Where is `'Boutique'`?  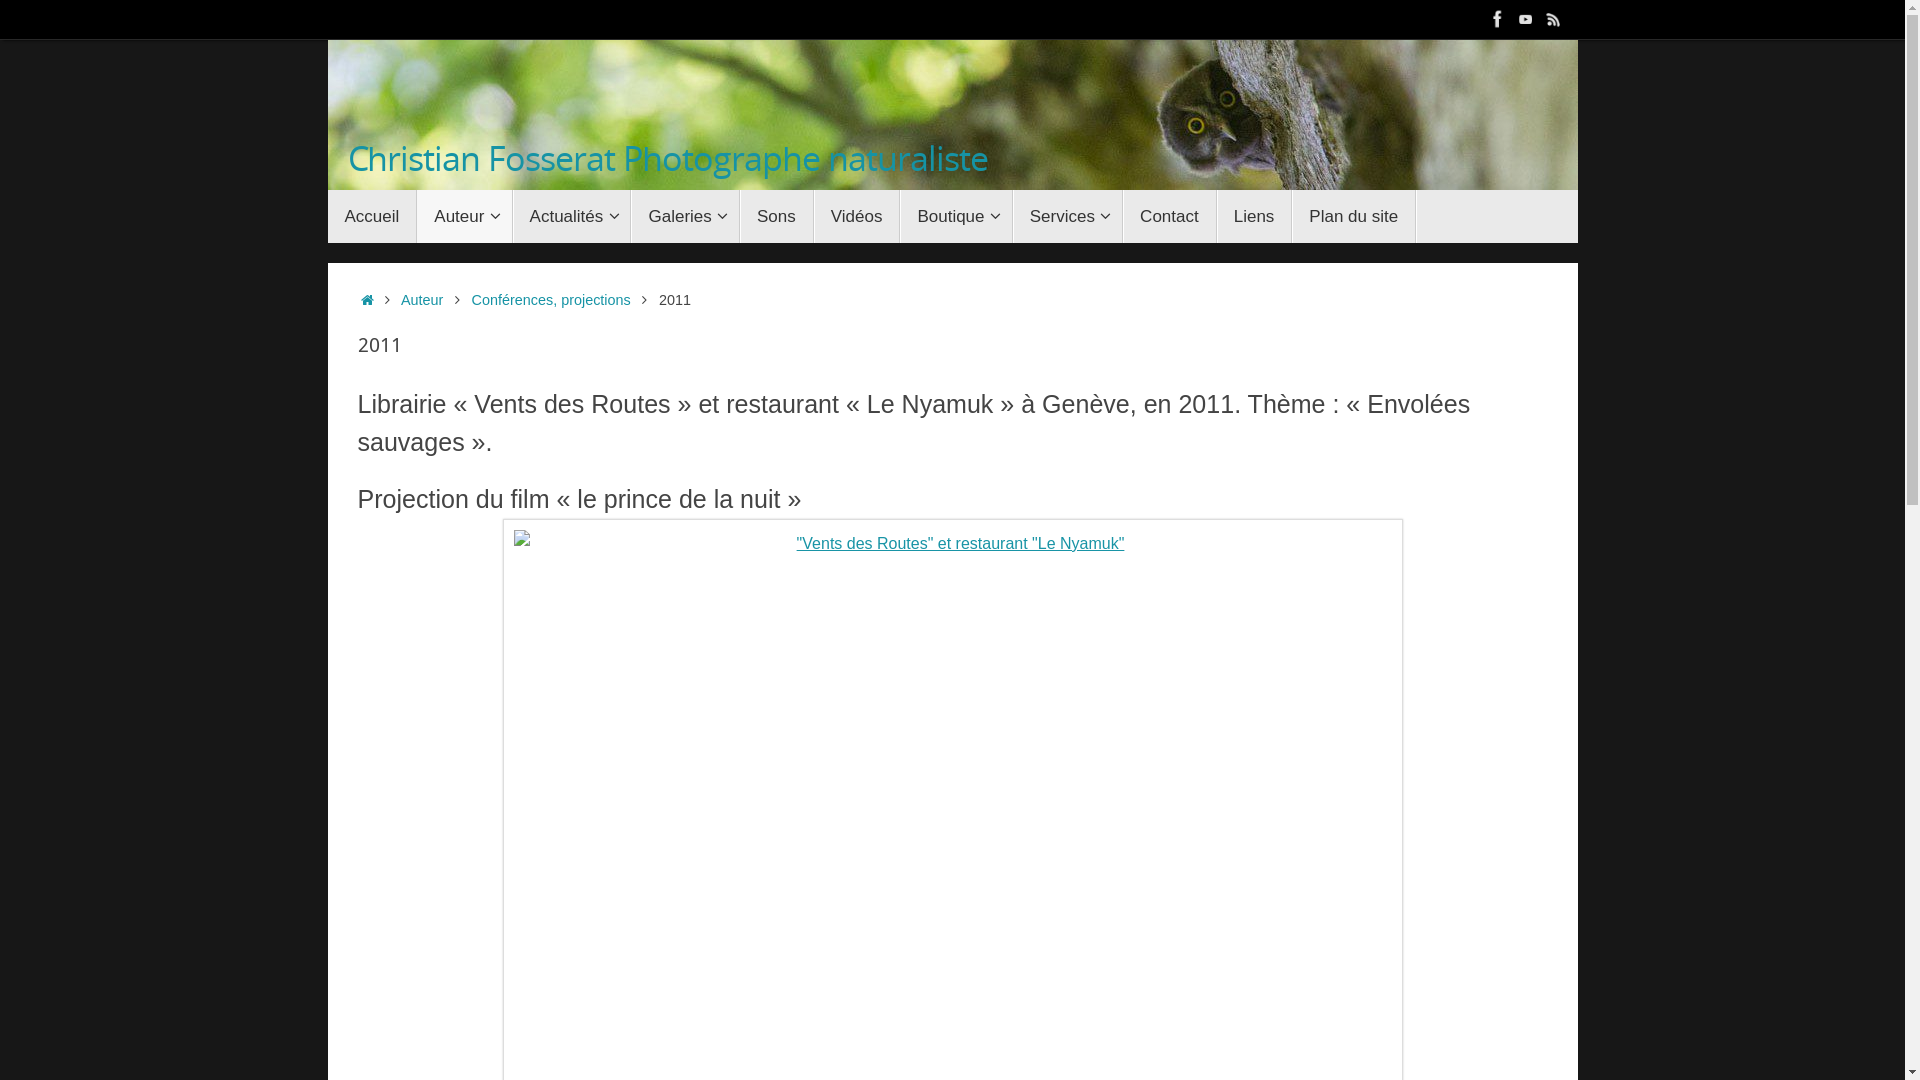 'Boutique' is located at coordinates (899, 216).